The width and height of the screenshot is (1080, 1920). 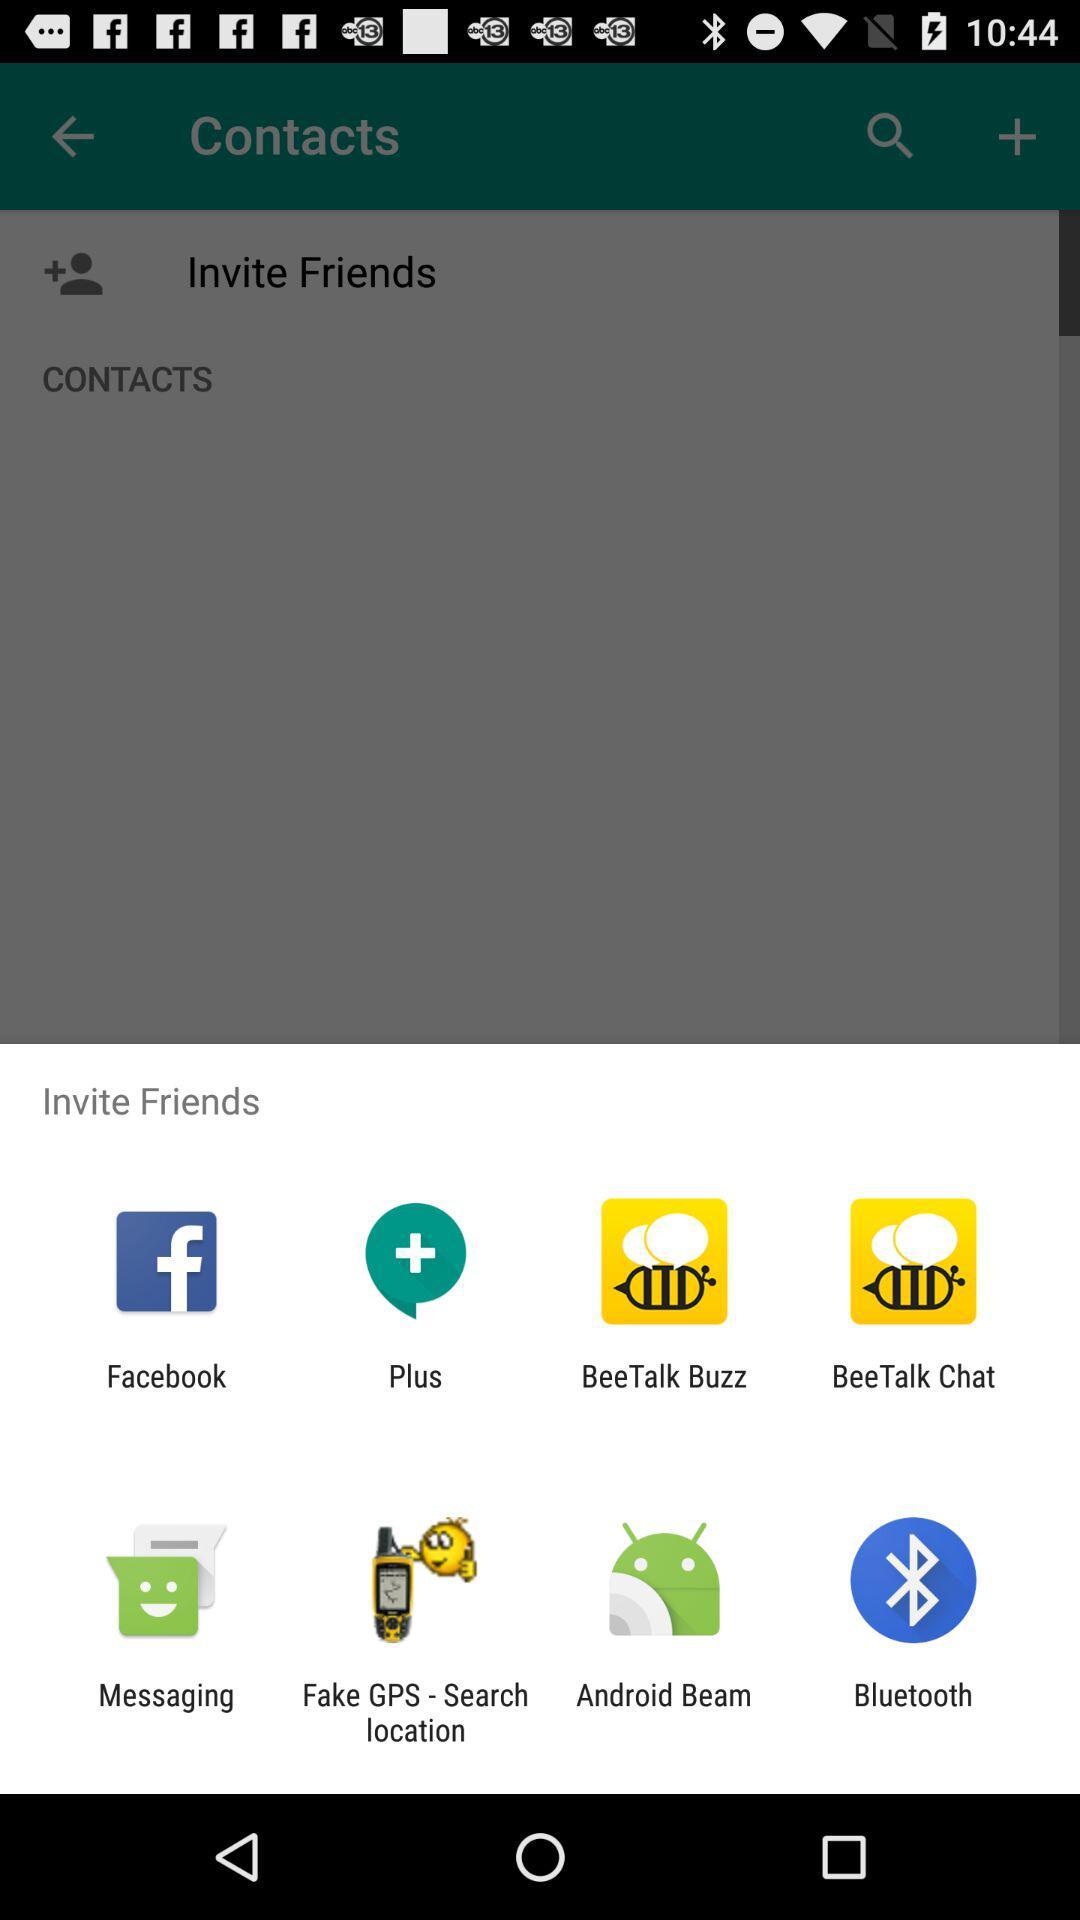 I want to click on icon to the left of the beetalk buzz icon, so click(x=414, y=1392).